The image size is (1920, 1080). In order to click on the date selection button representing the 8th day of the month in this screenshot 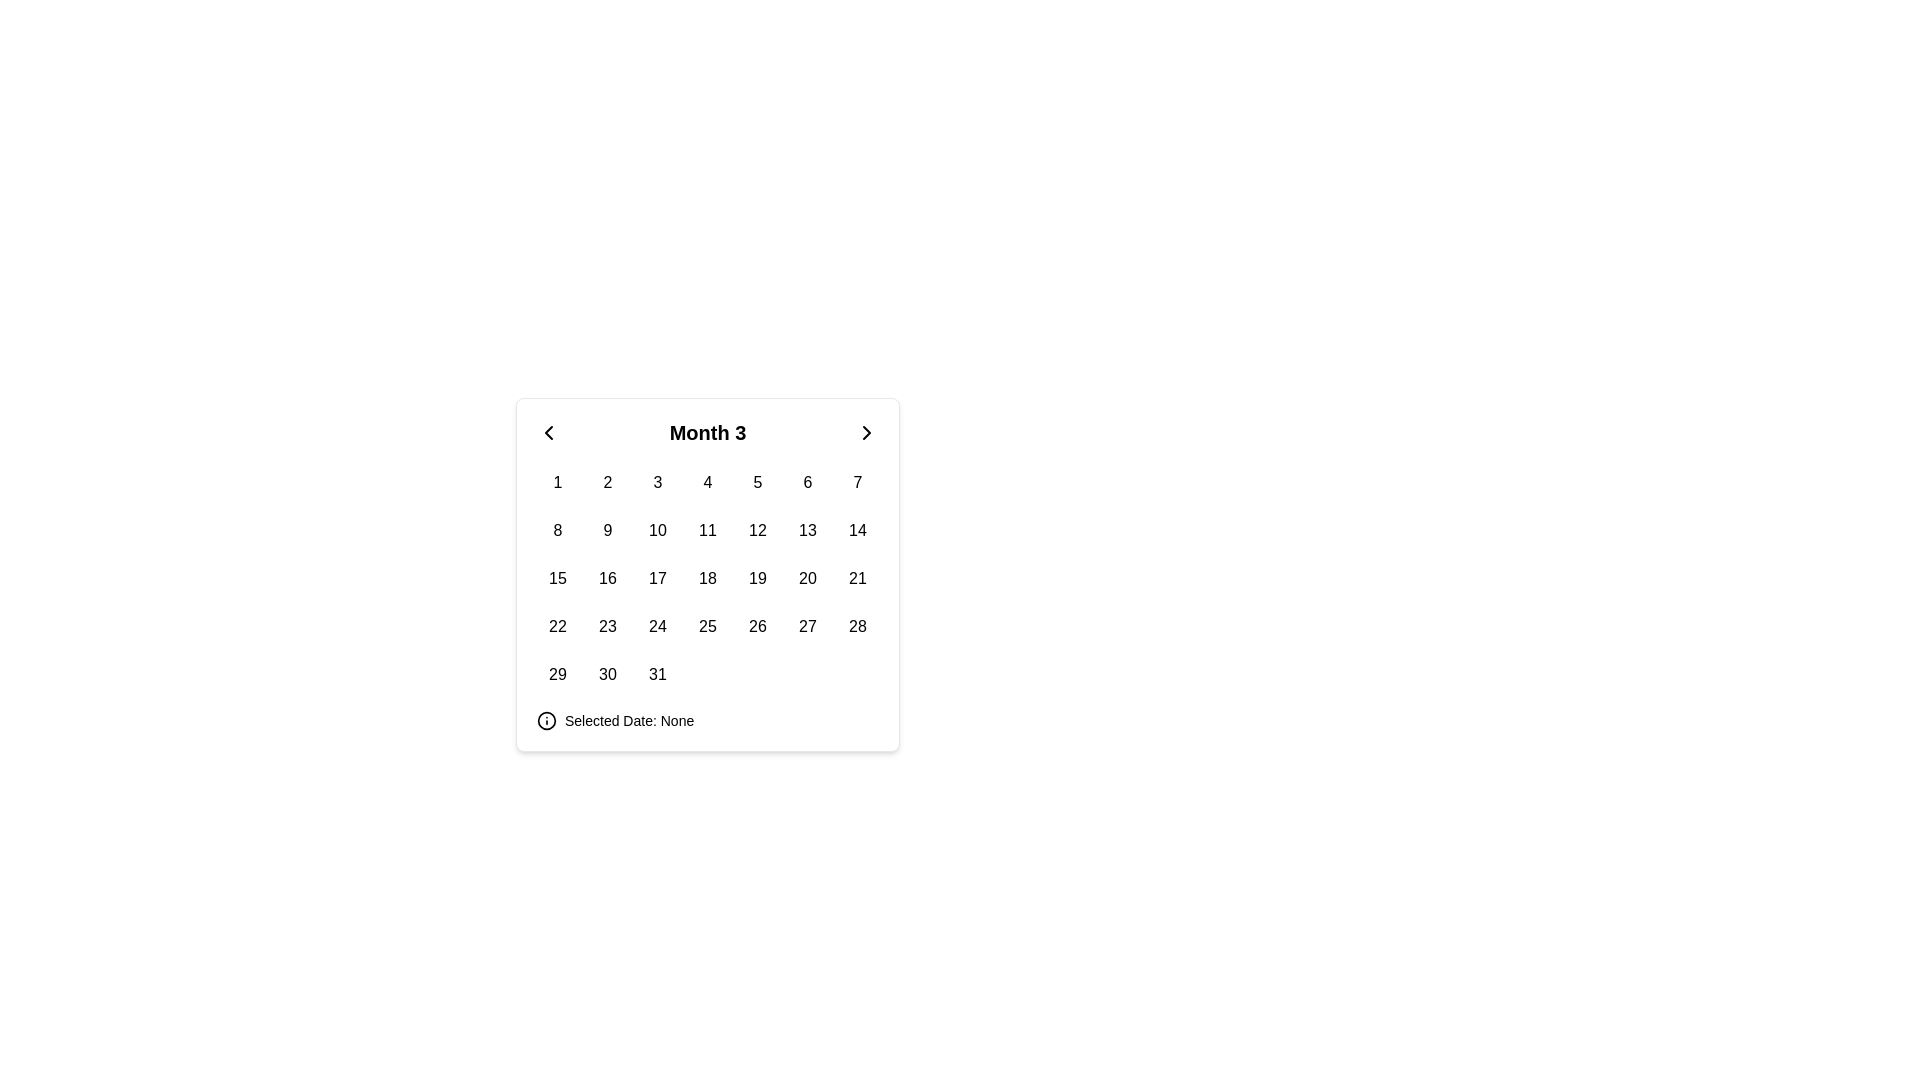, I will do `click(557, 530)`.